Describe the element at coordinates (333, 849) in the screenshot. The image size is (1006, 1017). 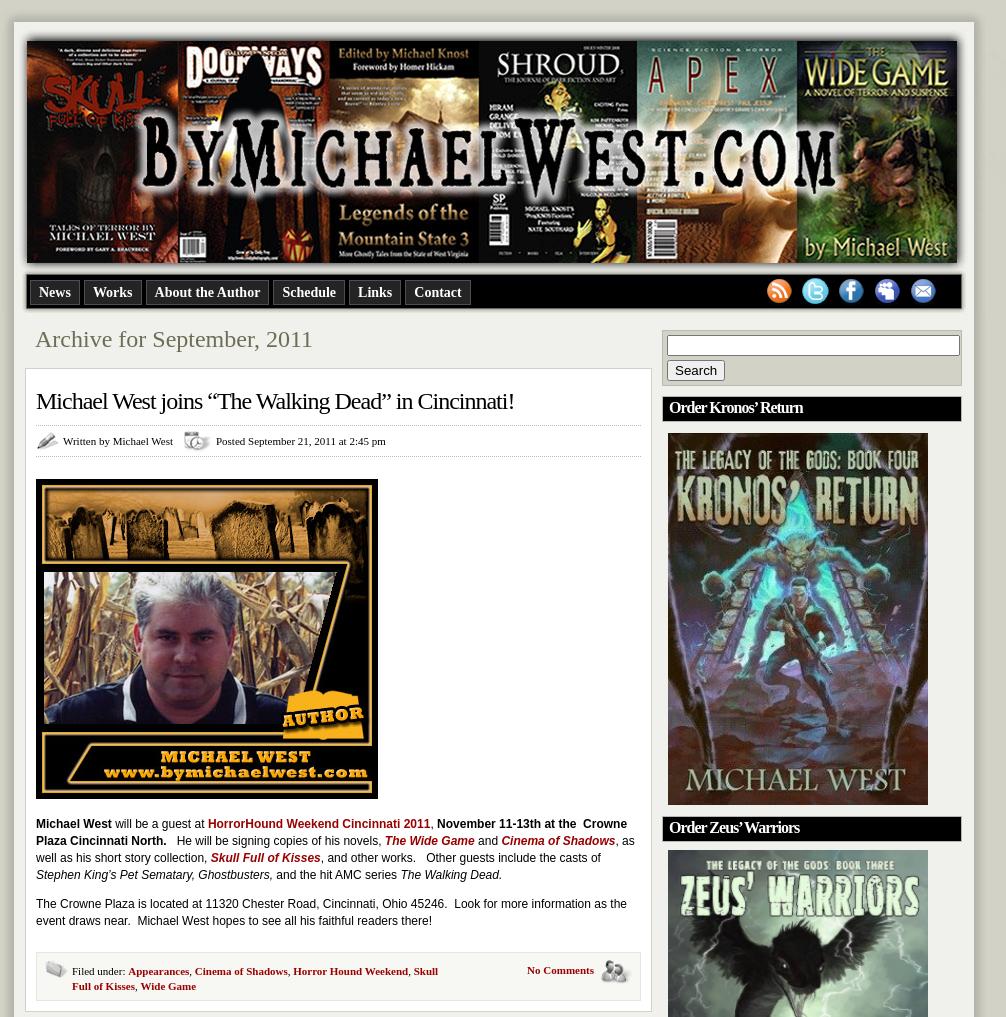
I see `', as well as his short story collection,'` at that location.